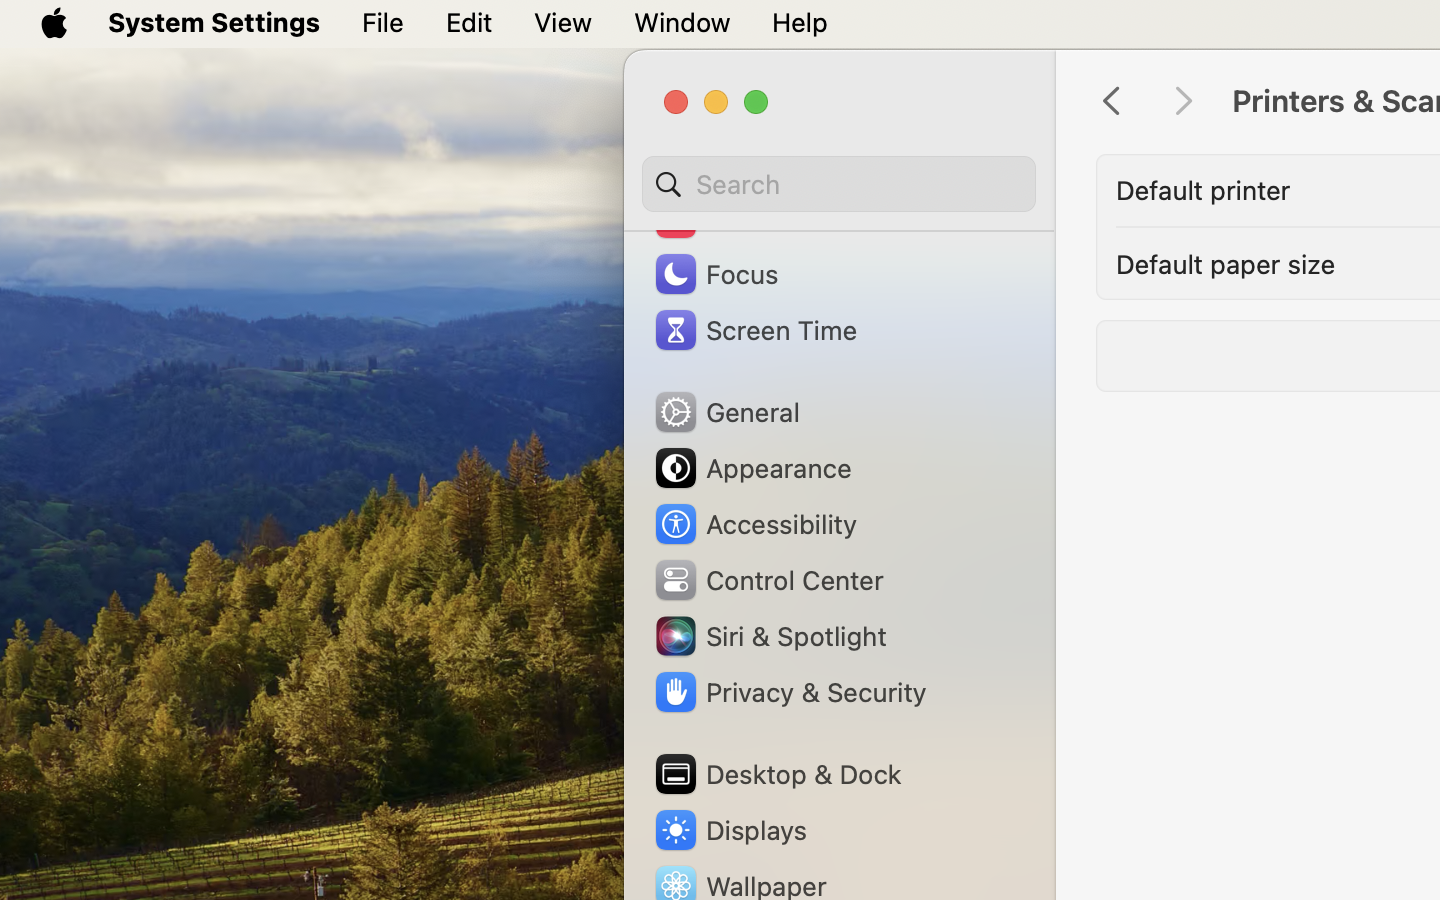  Describe the element at coordinates (750, 467) in the screenshot. I see `'Appearance'` at that location.